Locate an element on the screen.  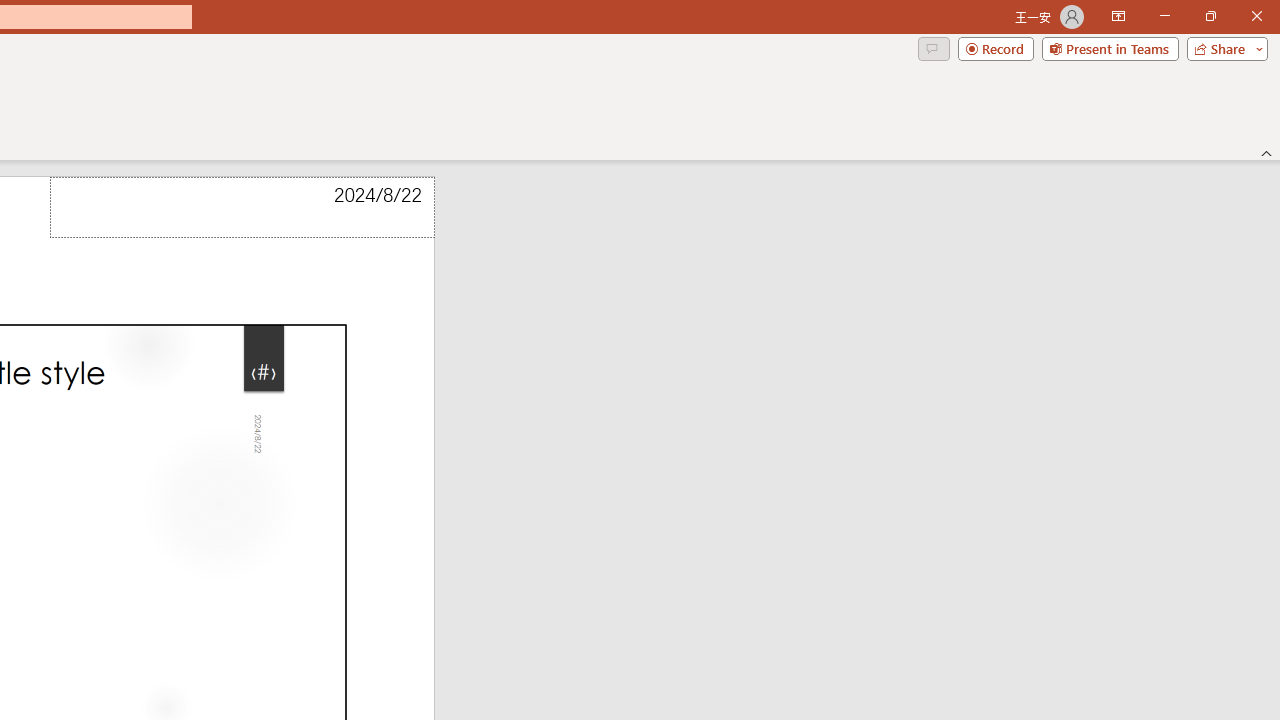
'Date' is located at coordinates (241, 207).